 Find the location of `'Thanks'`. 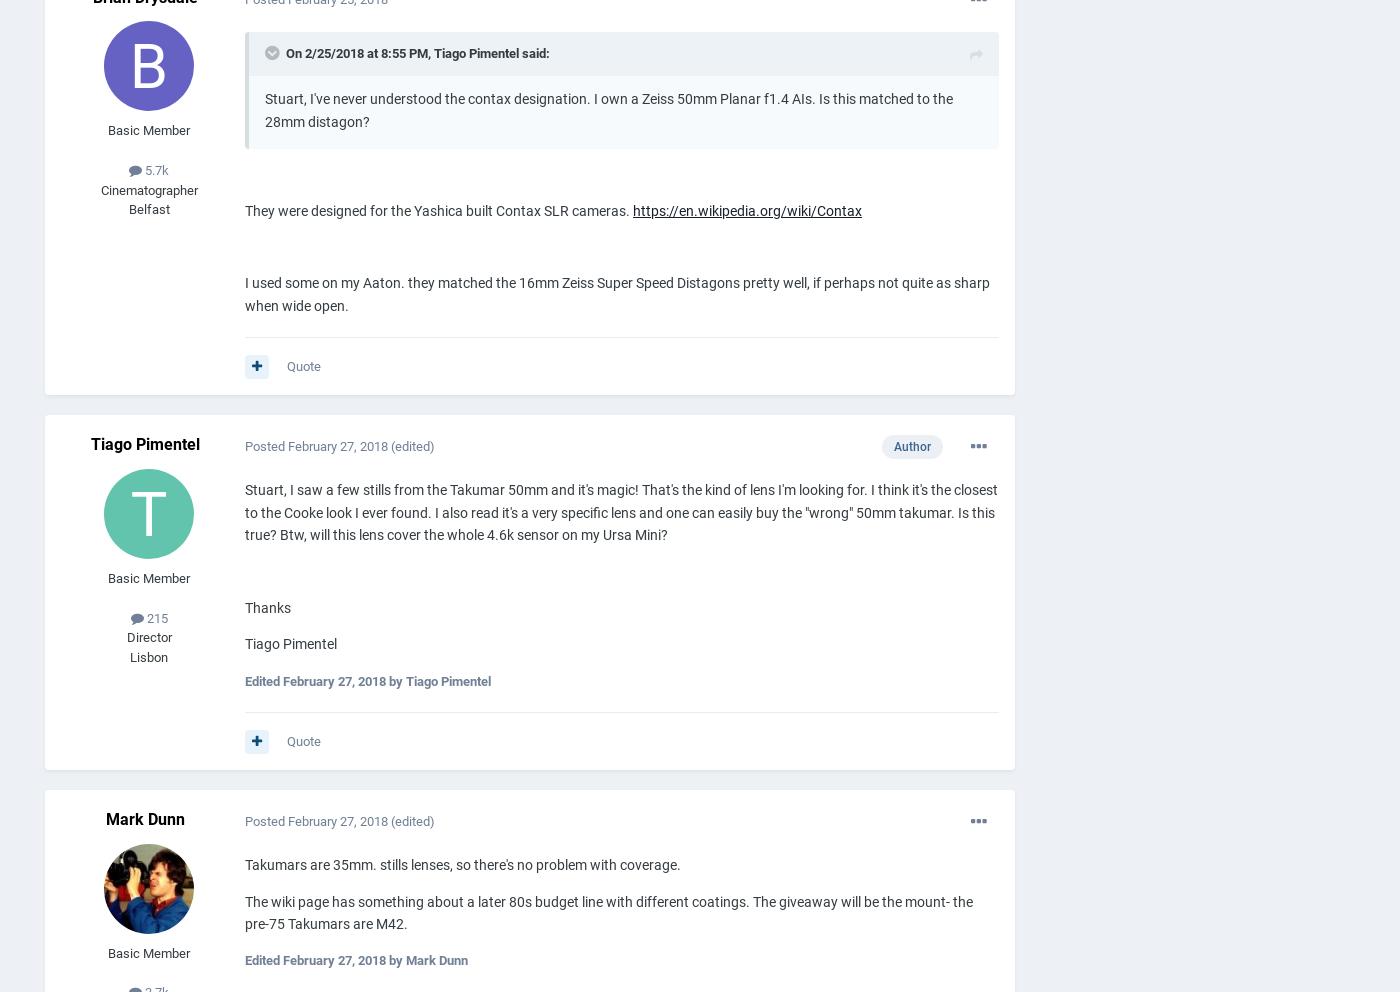

'Thanks' is located at coordinates (267, 606).